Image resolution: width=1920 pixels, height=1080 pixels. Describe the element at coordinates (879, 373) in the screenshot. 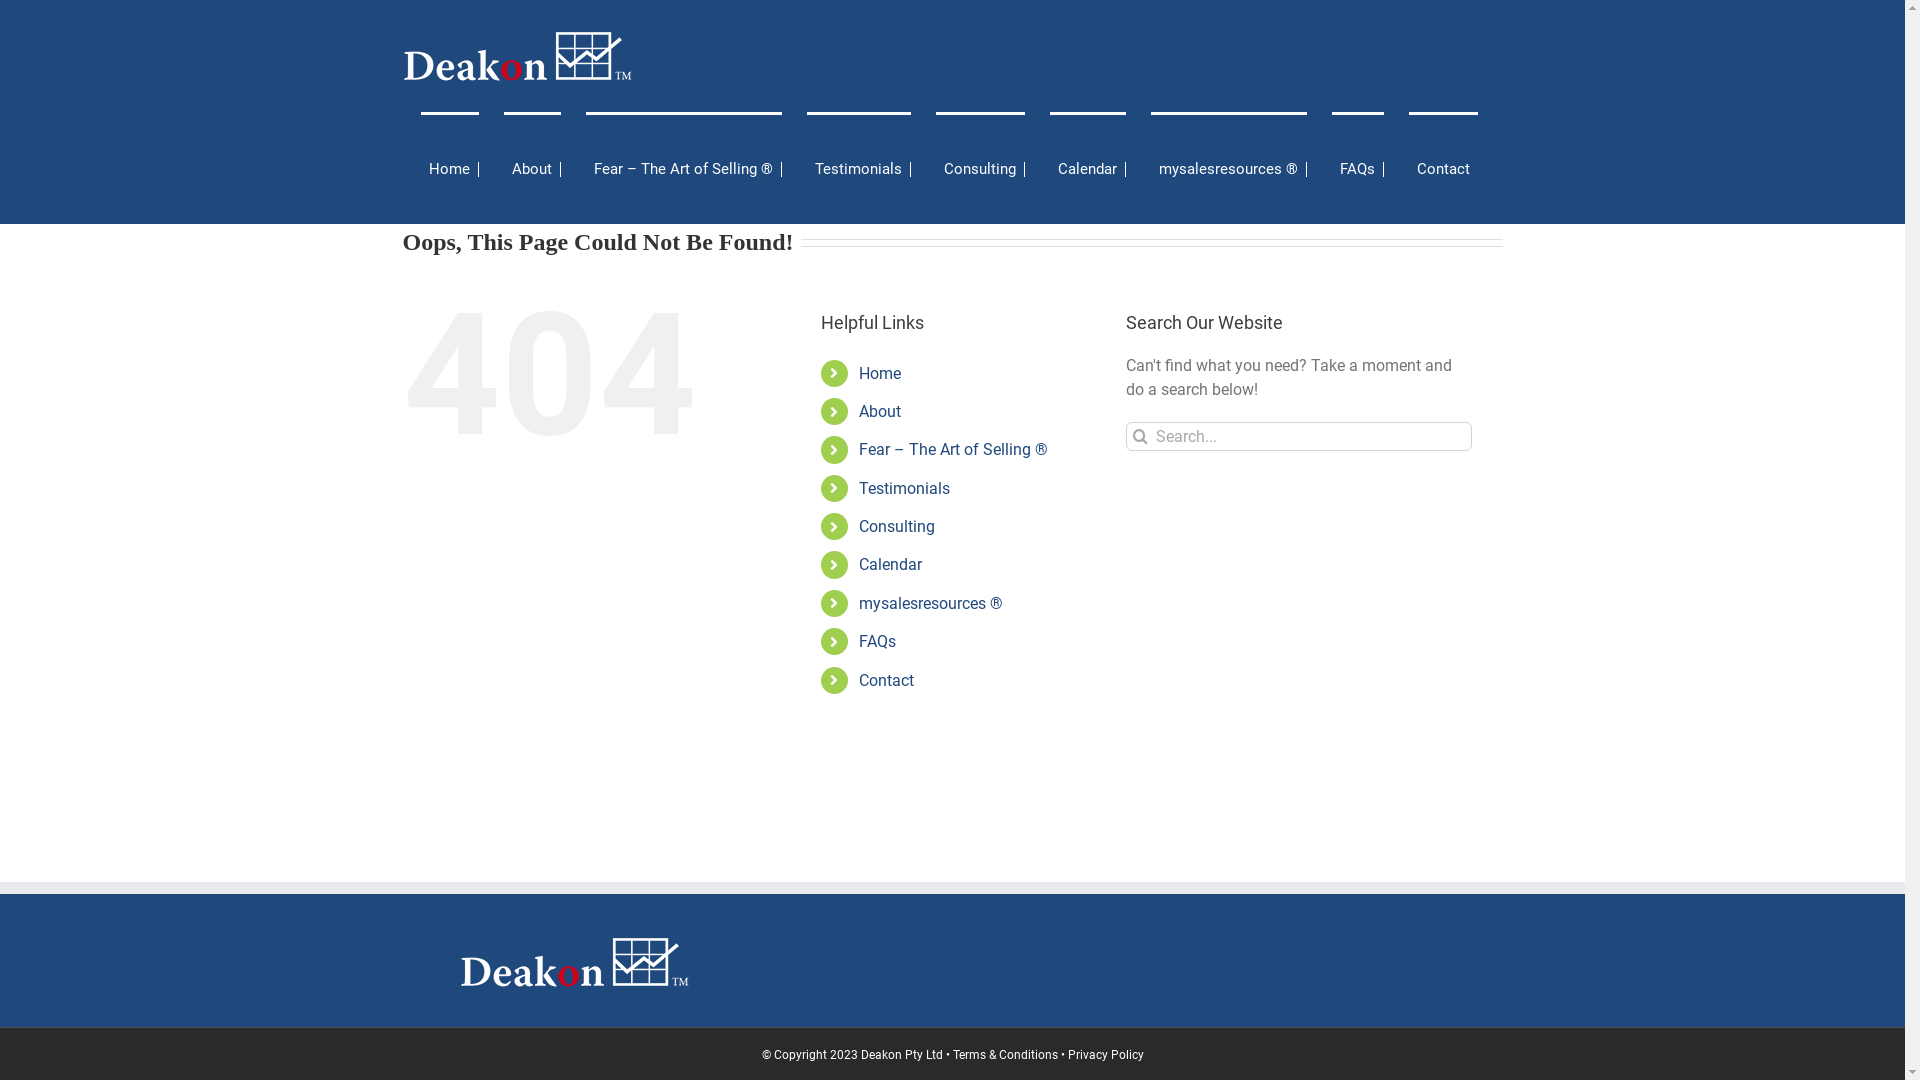

I see `'Home'` at that location.